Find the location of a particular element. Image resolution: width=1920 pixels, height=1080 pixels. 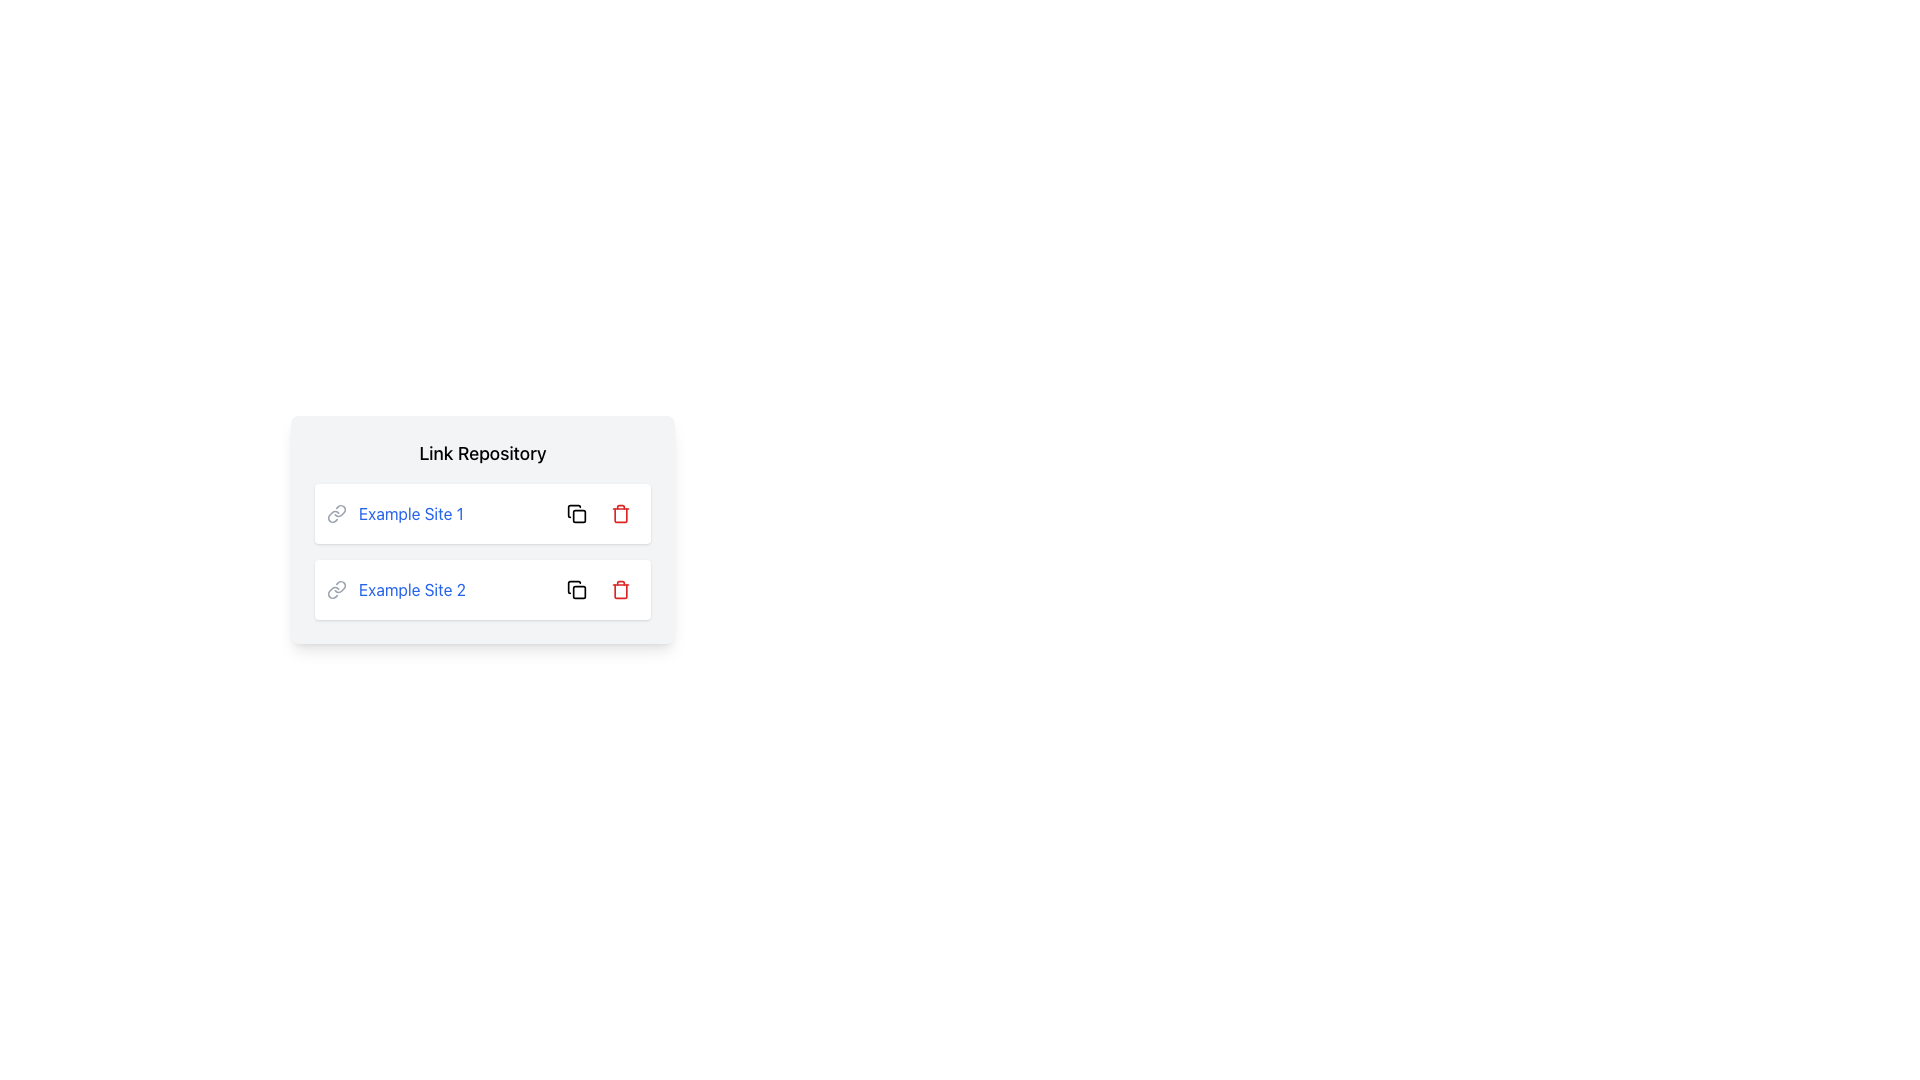

the first hyperlink labeled 'Example Site 1' located within the white card titled 'Link Repository' is located at coordinates (395, 512).